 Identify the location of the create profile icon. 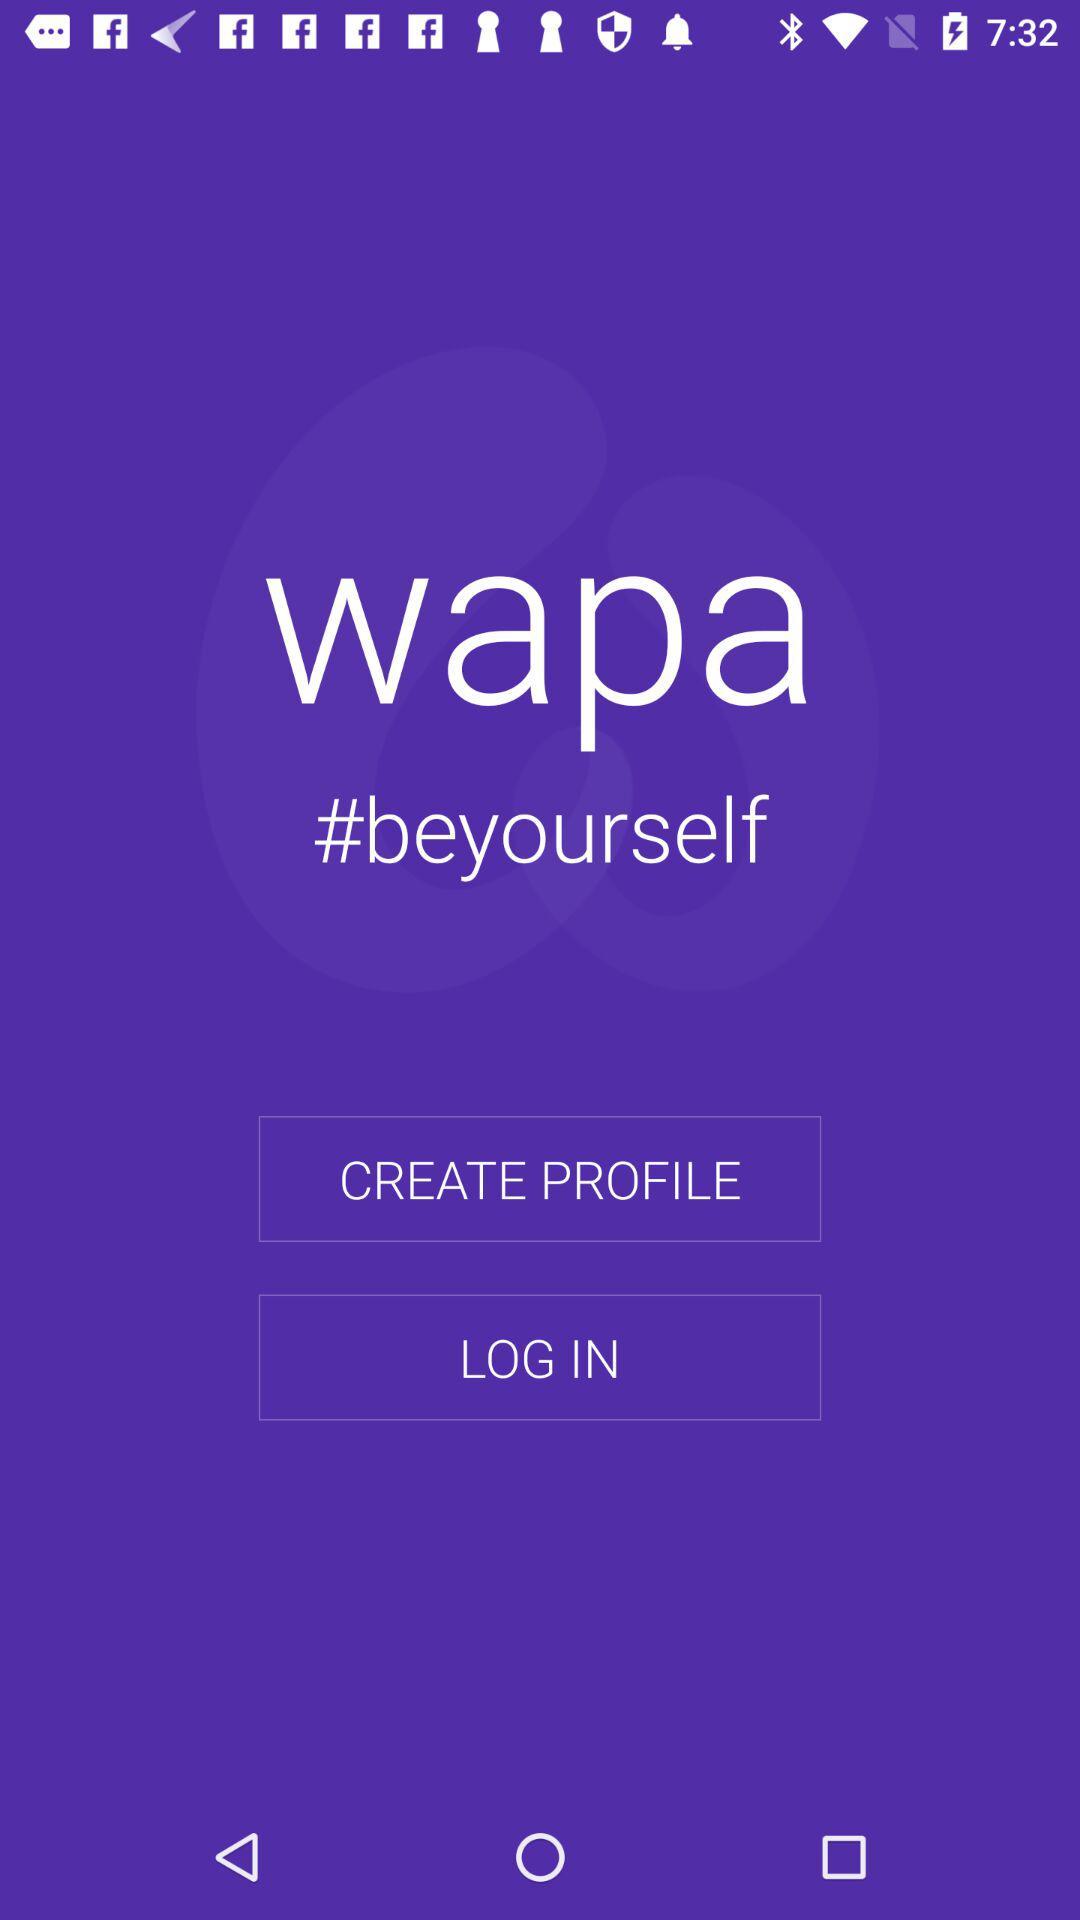
(540, 1179).